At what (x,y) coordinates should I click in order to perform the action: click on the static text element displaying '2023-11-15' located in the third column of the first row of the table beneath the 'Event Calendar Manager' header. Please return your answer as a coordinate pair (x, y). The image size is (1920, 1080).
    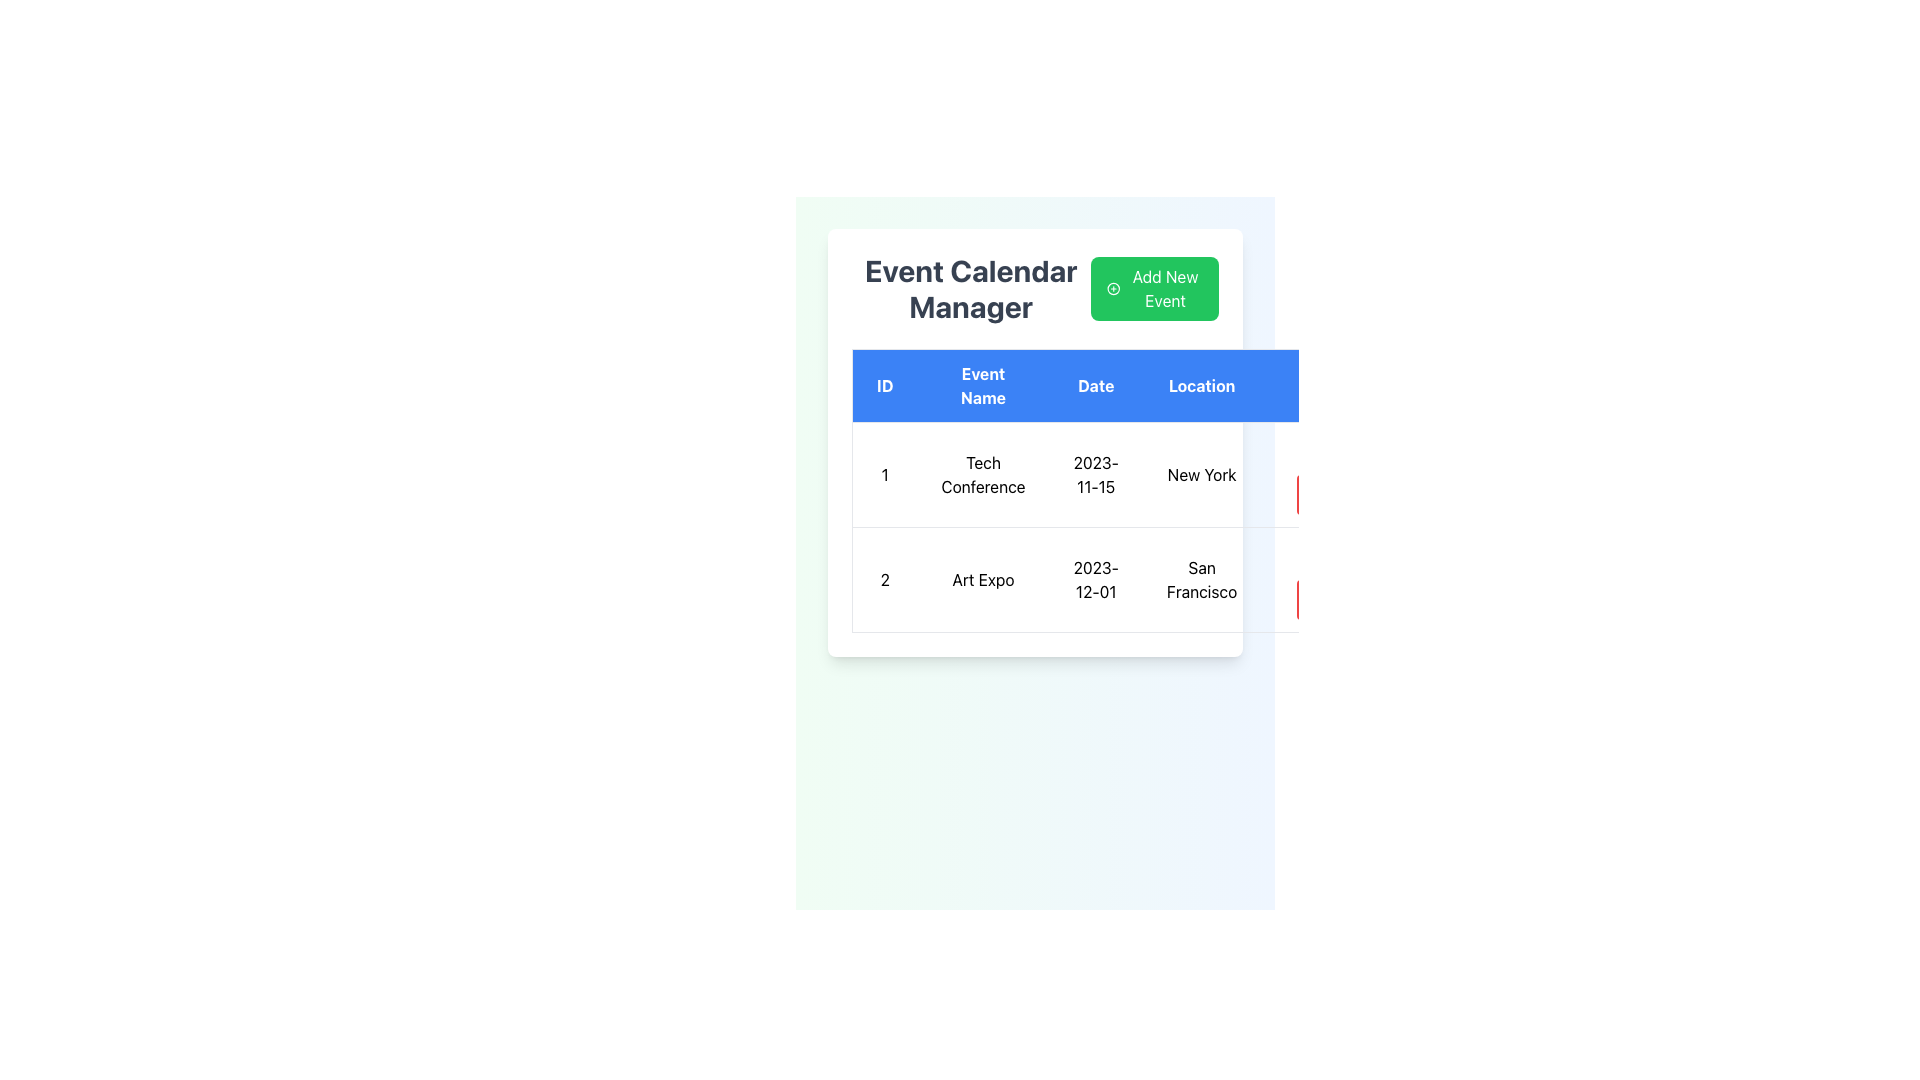
    Looking at the image, I should click on (1095, 474).